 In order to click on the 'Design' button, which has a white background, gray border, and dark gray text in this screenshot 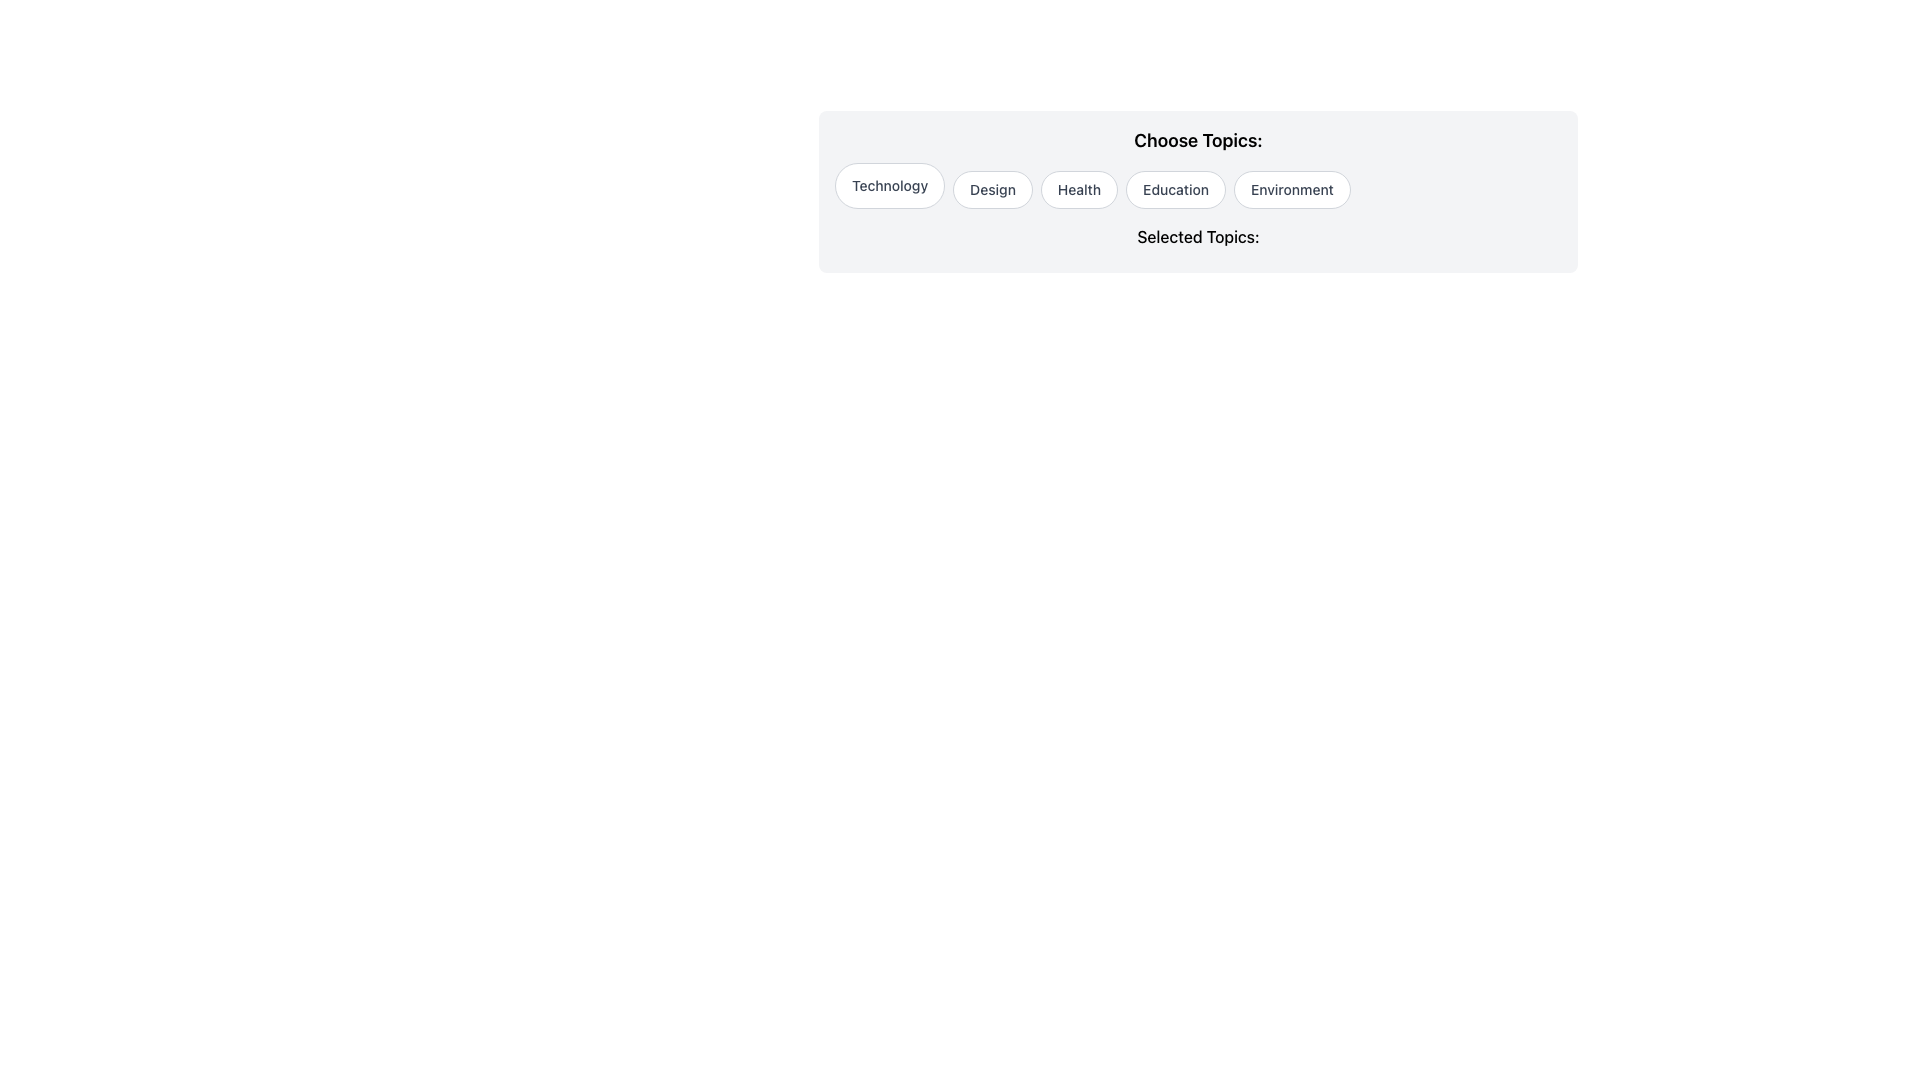, I will do `click(993, 189)`.